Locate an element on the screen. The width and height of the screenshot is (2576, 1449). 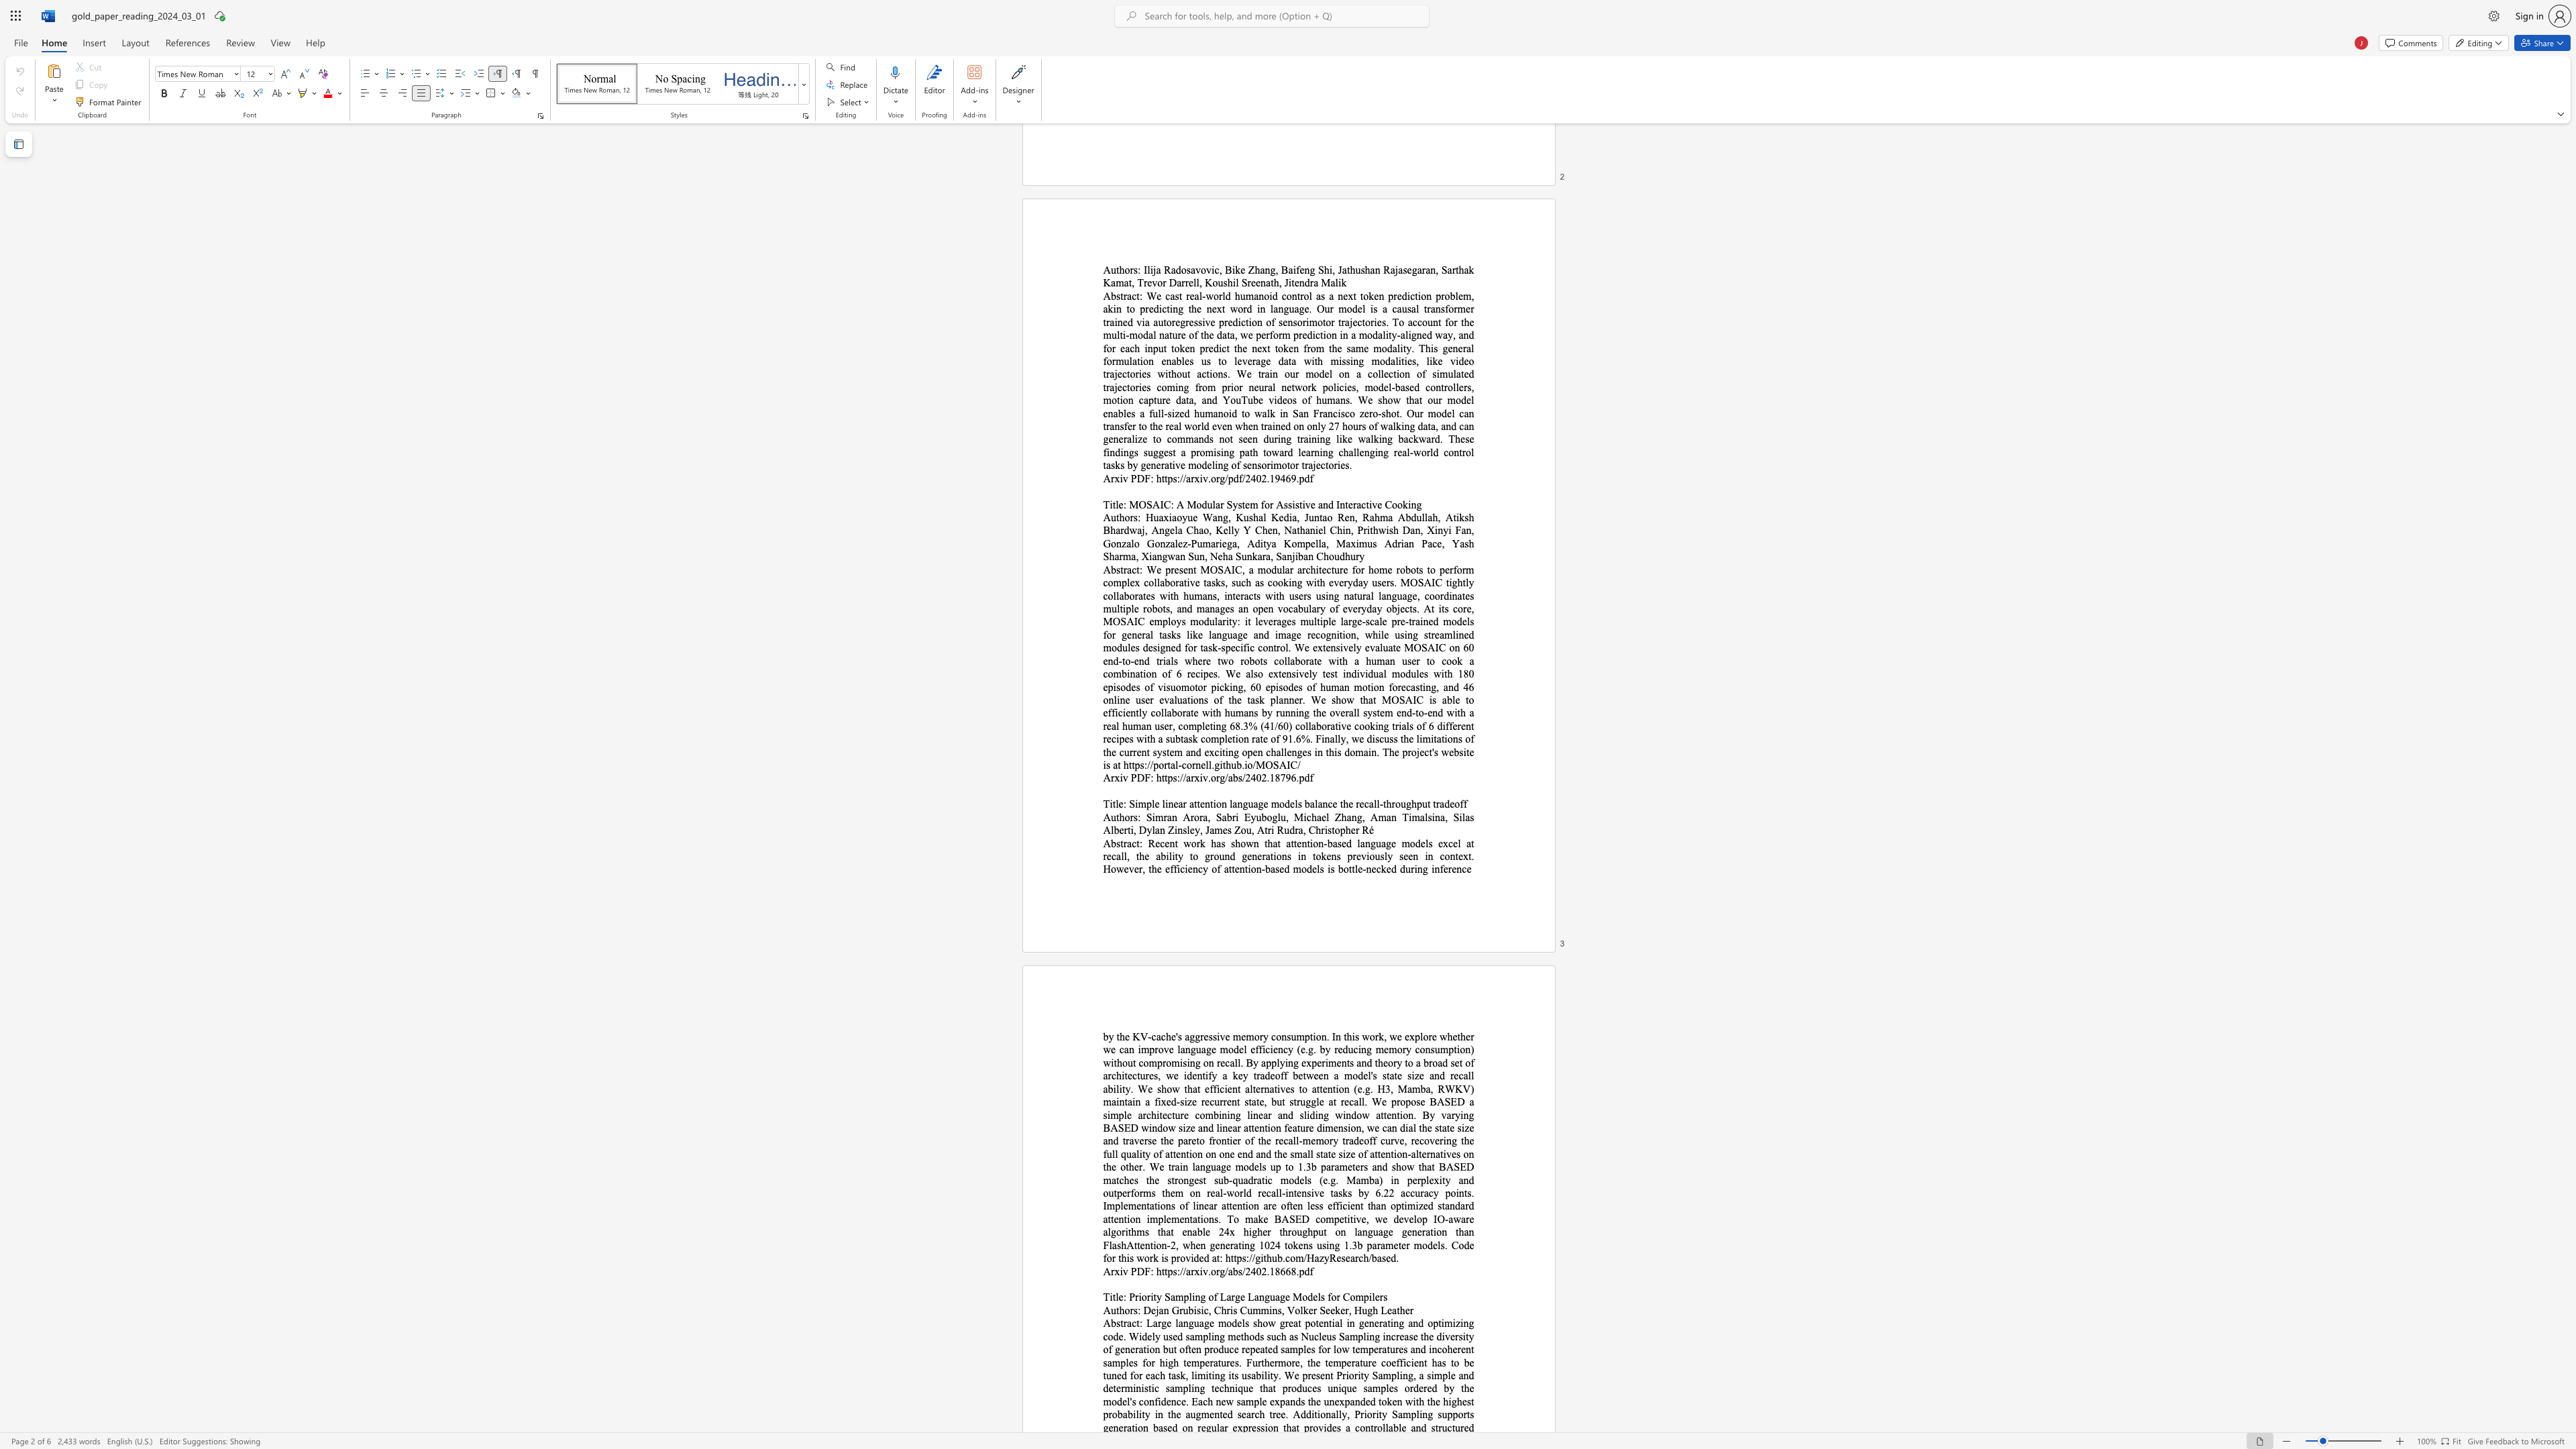
the subset text "str" within the text "Abstract:" is located at coordinates (1115, 843).